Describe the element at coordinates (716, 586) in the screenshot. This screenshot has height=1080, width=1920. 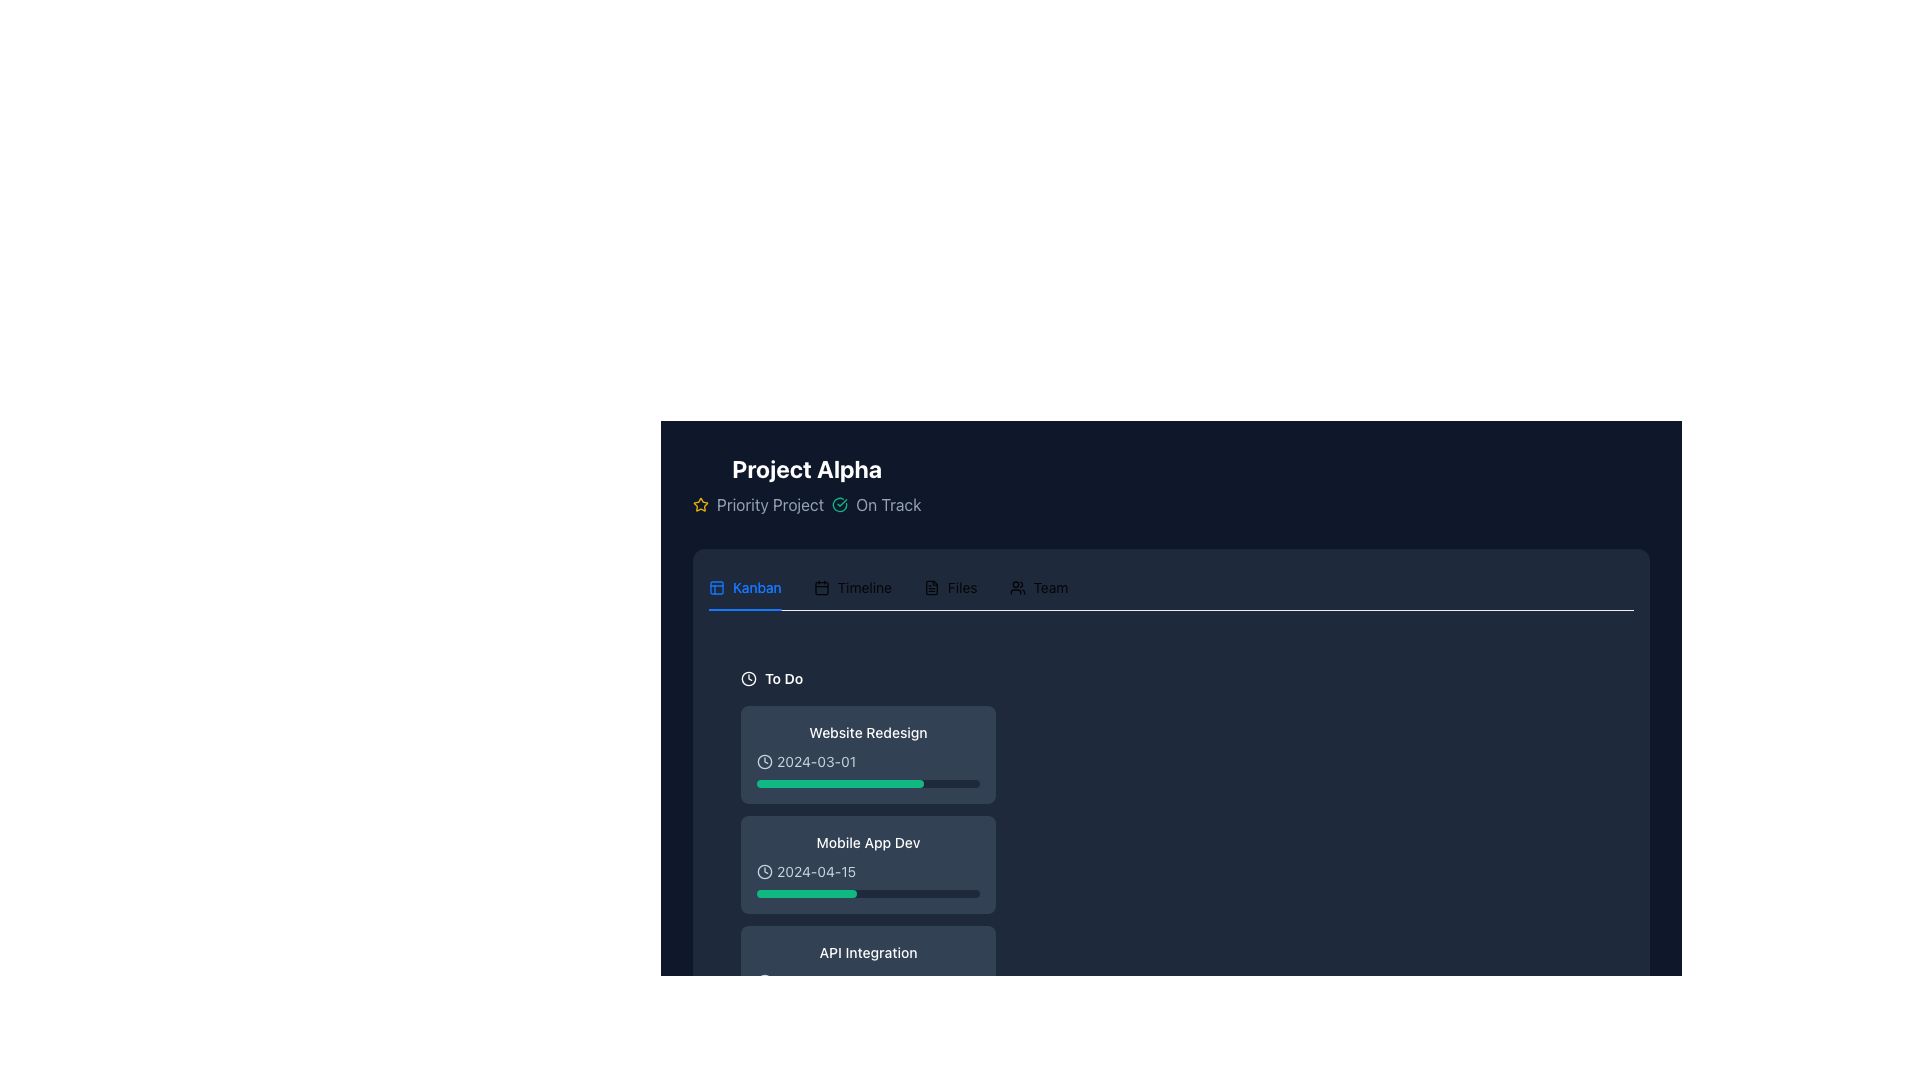
I see `the compact grid icon located to the left of the 'Kanban' label, which features a square outline with internal dividers in a minimalist design` at that location.